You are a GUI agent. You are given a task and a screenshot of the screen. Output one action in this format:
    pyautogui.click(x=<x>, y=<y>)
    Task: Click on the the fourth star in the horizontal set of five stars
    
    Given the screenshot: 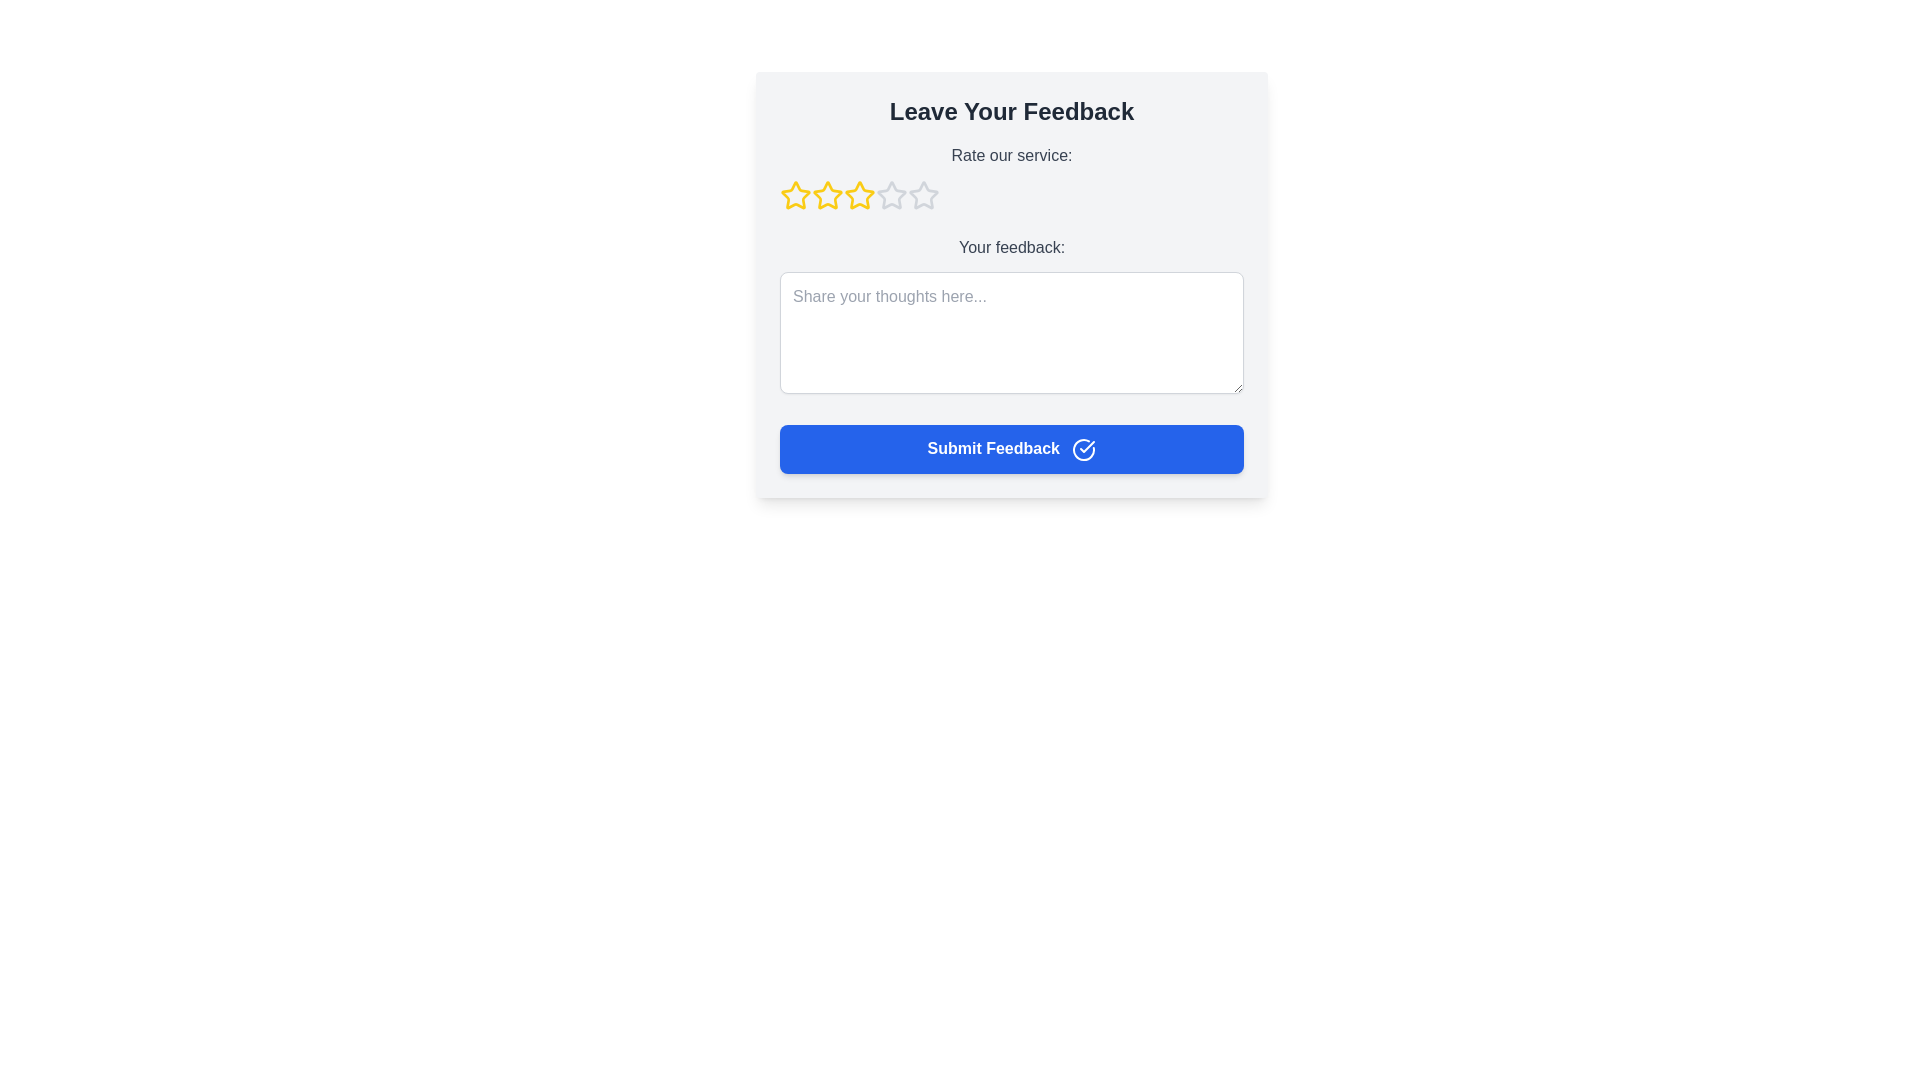 What is the action you would take?
    pyautogui.click(x=921, y=195)
    